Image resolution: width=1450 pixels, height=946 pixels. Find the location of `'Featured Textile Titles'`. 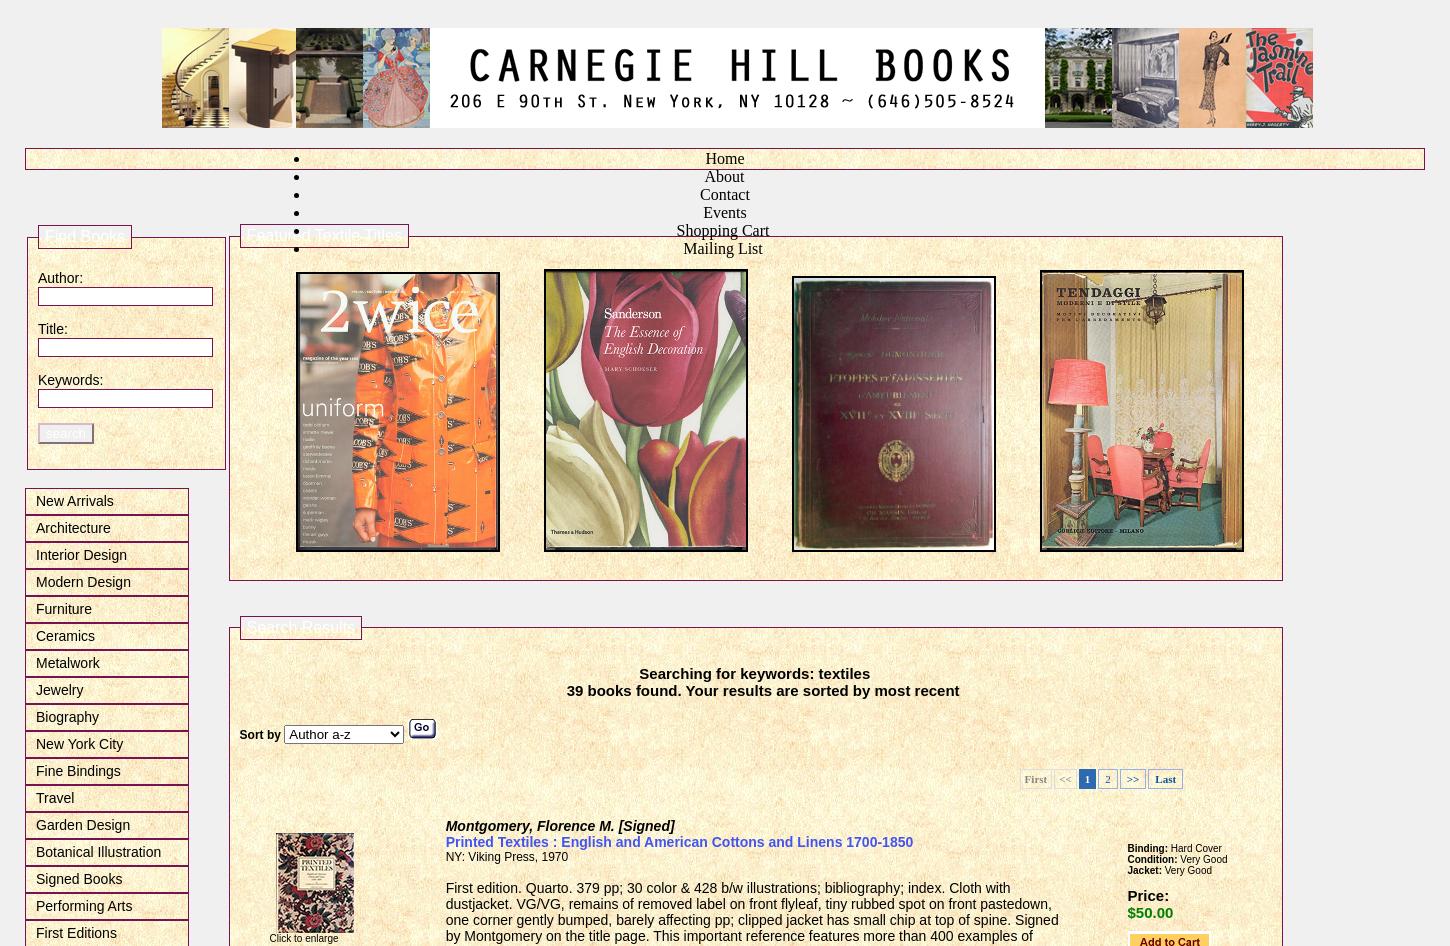

'Featured Textile Titles' is located at coordinates (246, 235).